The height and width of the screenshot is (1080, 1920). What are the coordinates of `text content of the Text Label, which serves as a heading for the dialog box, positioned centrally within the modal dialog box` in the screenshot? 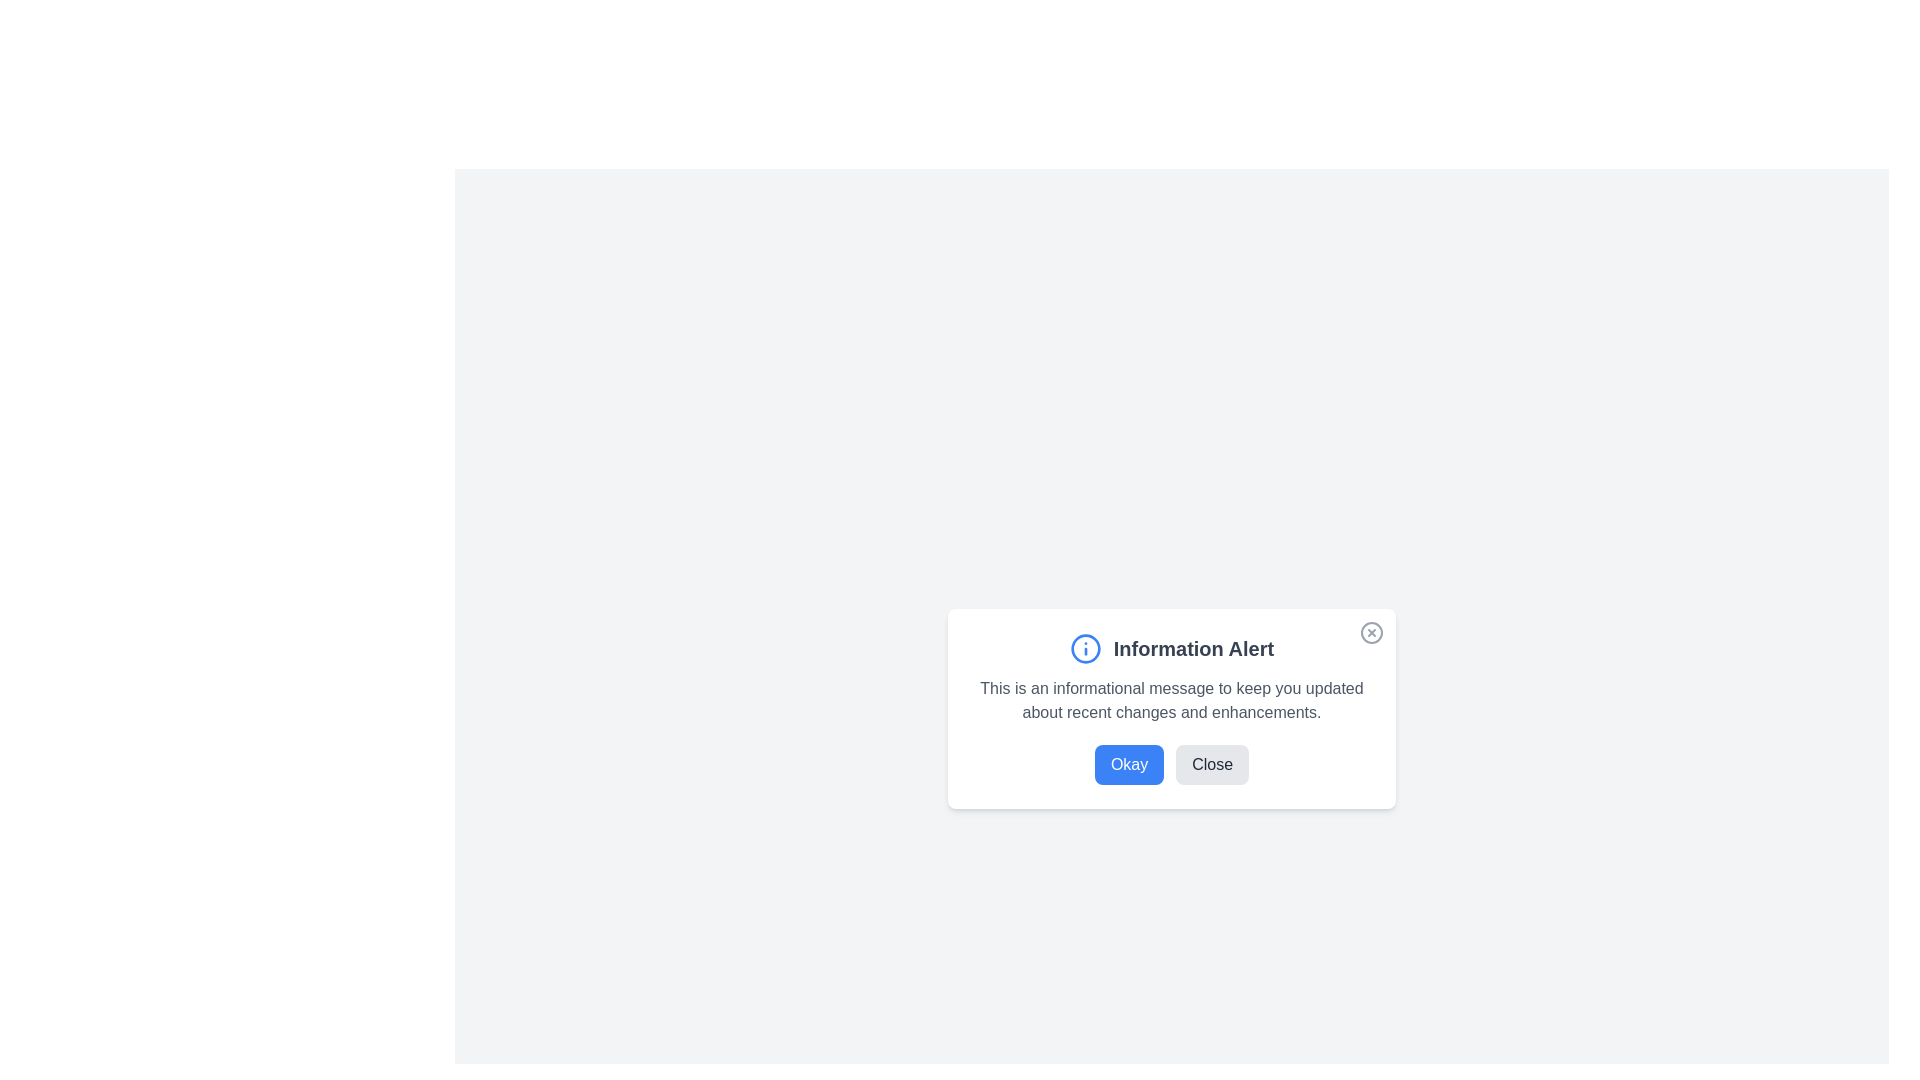 It's located at (1194, 648).